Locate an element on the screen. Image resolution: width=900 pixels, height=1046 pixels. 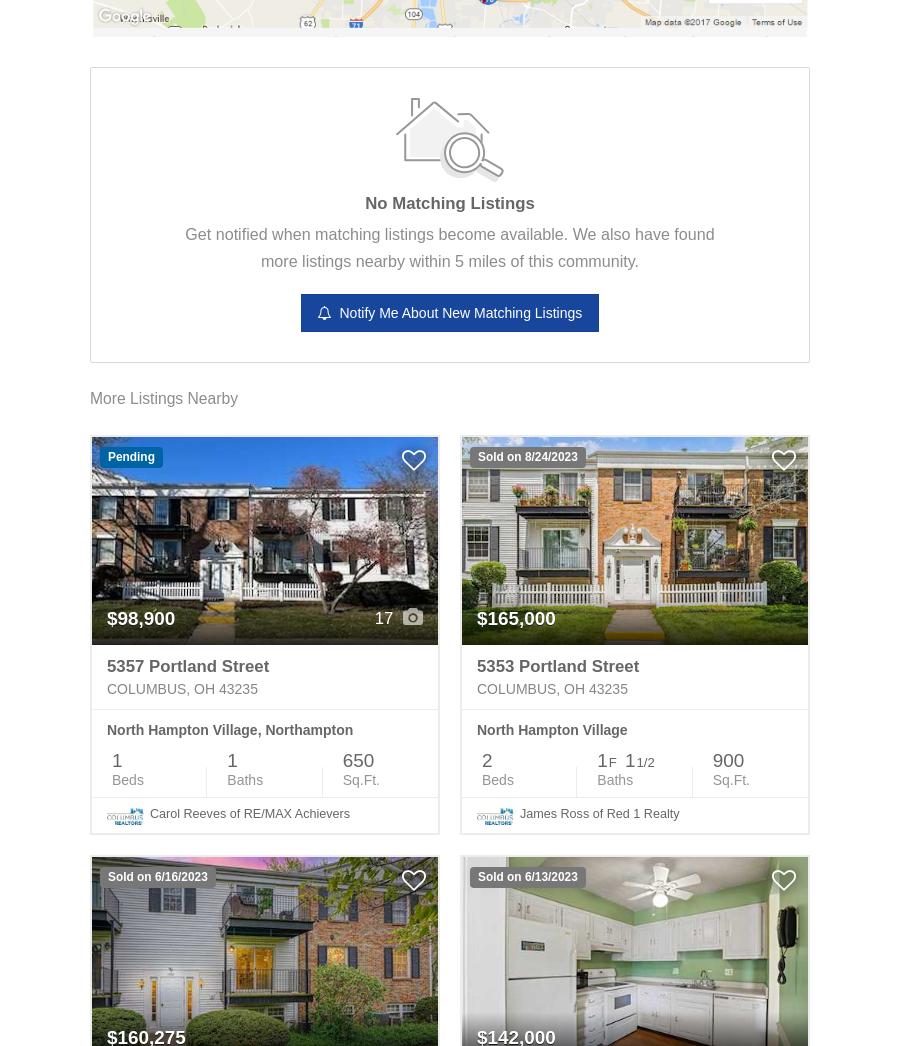
'1/2' is located at coordinates (645, 761).